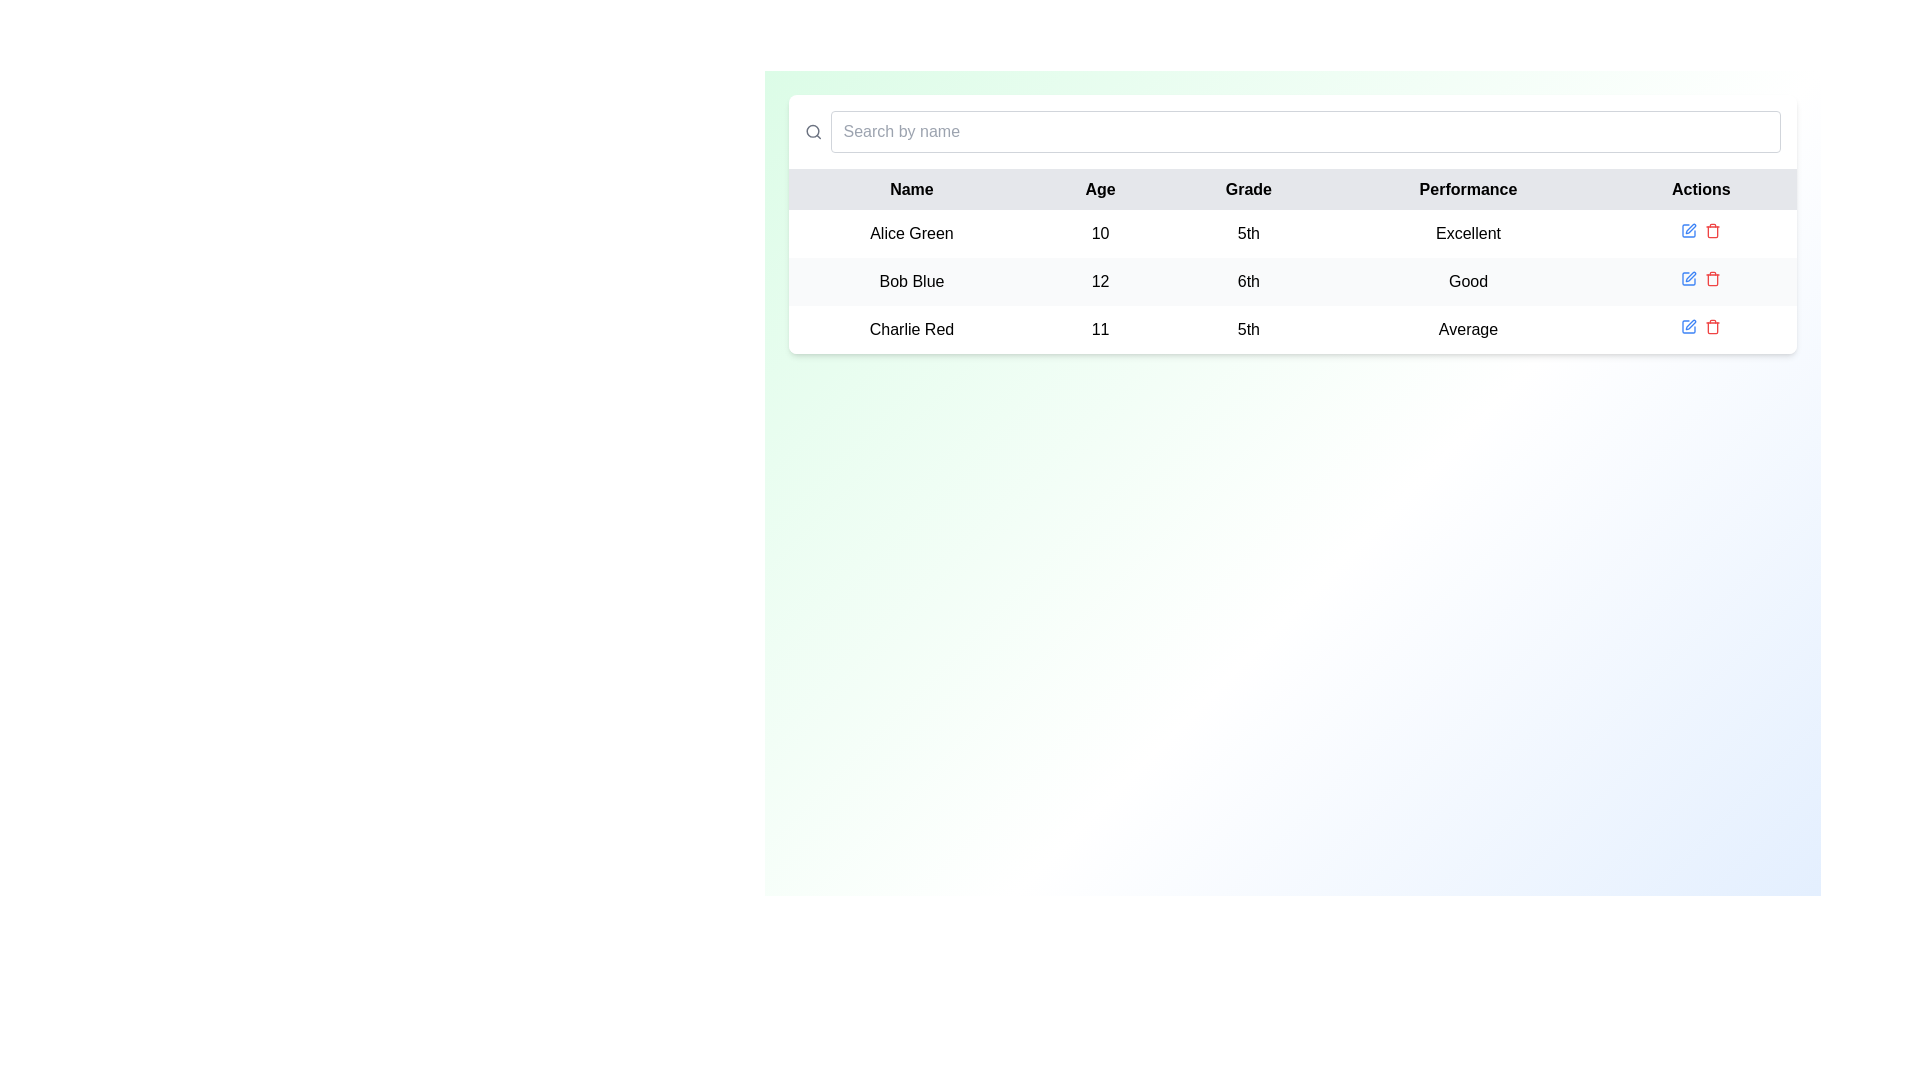  What do you see at coordinates (1247, 189) in the screenshot?
I see `the text label displaying 'Grade', which is the third header in a row of five headers within a table, positioned between 'Age' and 'Performance'` at bounding box center [1247, 189].